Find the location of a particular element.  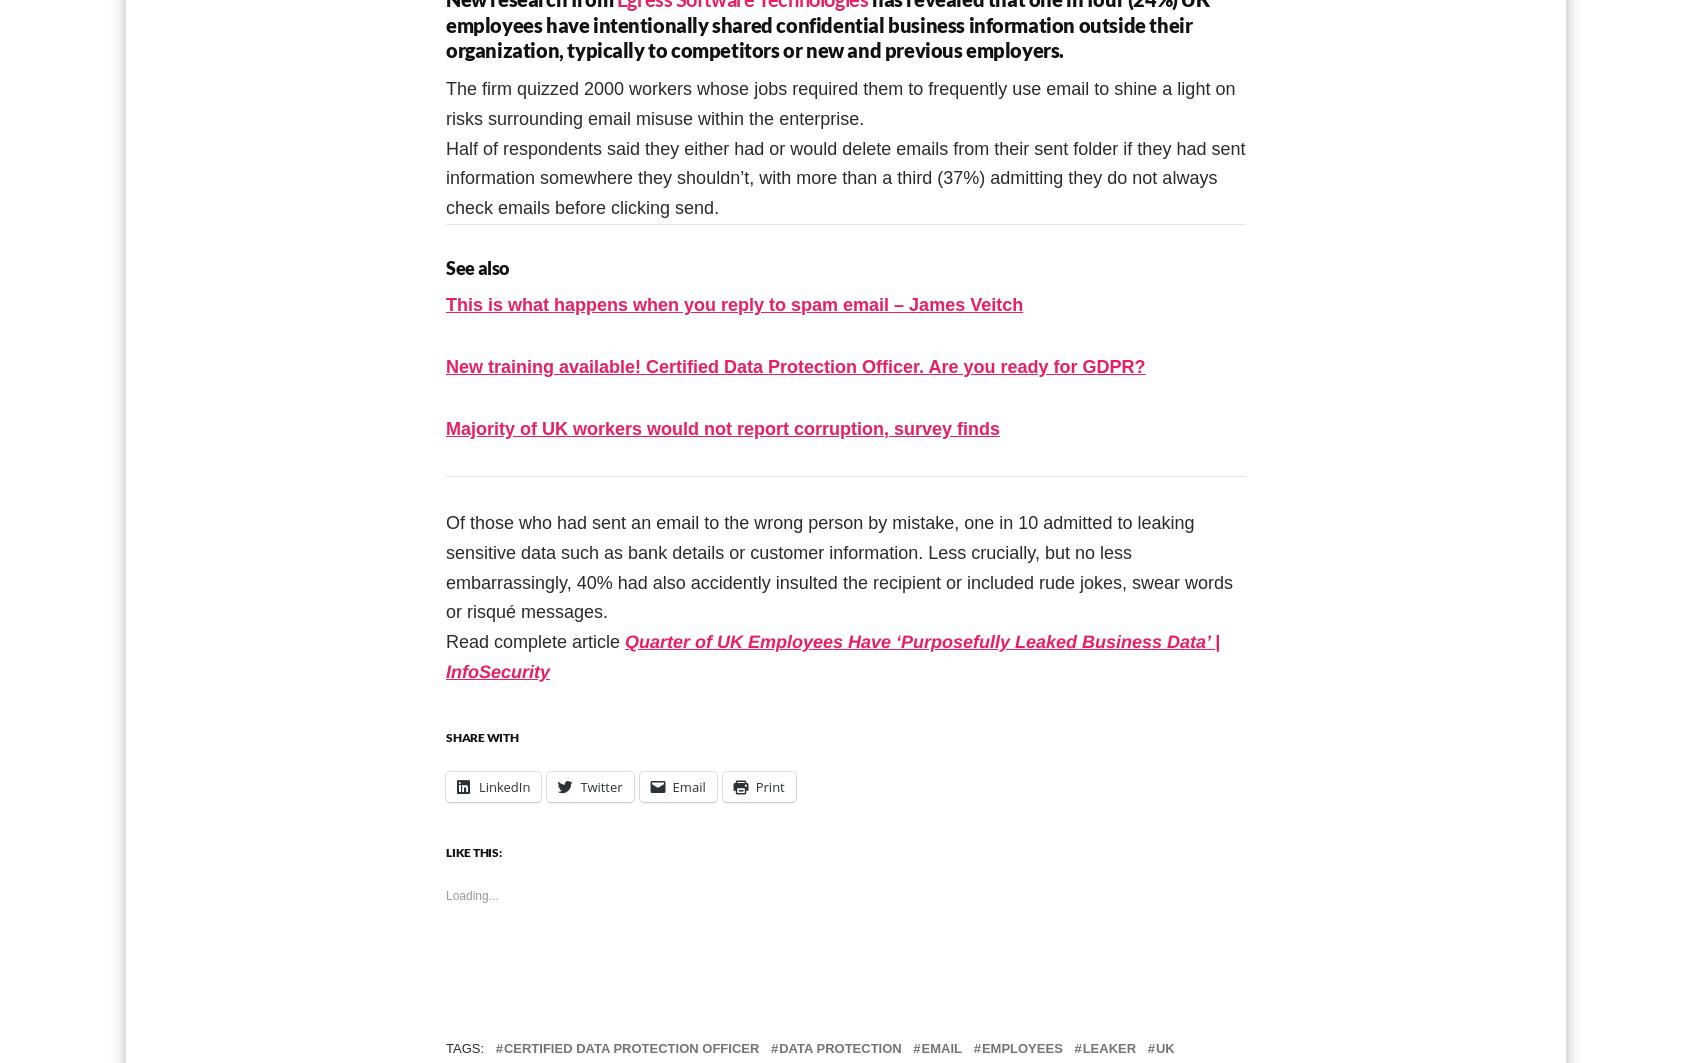

'Of those who had sent an email to the wrong person by mistake, one in 10 admitted to leaking sensitive data such as bank details or customer information. Less crucially, but no less embarrassingly, 40% had also accidently insulted the recipient or included rude jokes, swear words or risqué messages.' is located at coordinates (445, 566).